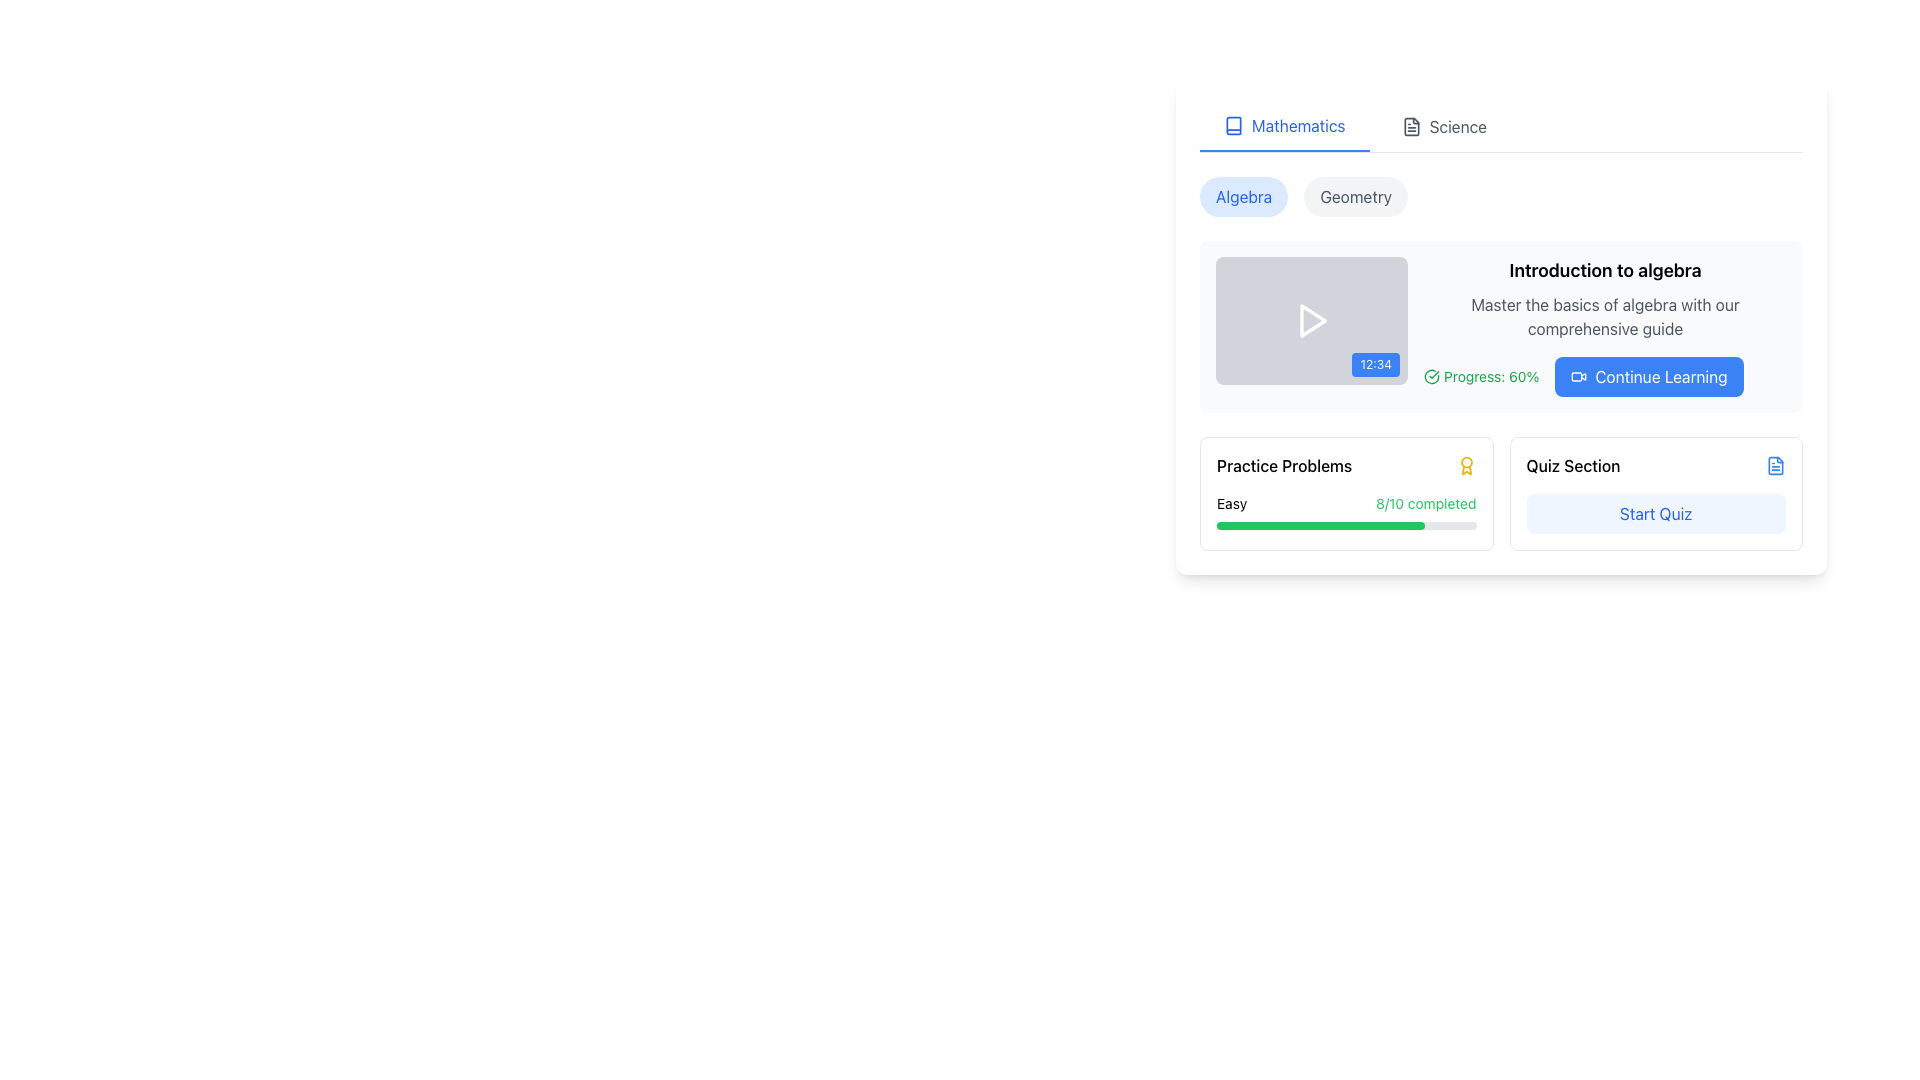 Image resolution: width=1920 pixels, height=1080 pixels. I want to click on progress bar located within the 'Practice Problems' section, which is uniquely identifiable by its gray background and green progress indicator reflecting 80% completion, so click(1346, 524).